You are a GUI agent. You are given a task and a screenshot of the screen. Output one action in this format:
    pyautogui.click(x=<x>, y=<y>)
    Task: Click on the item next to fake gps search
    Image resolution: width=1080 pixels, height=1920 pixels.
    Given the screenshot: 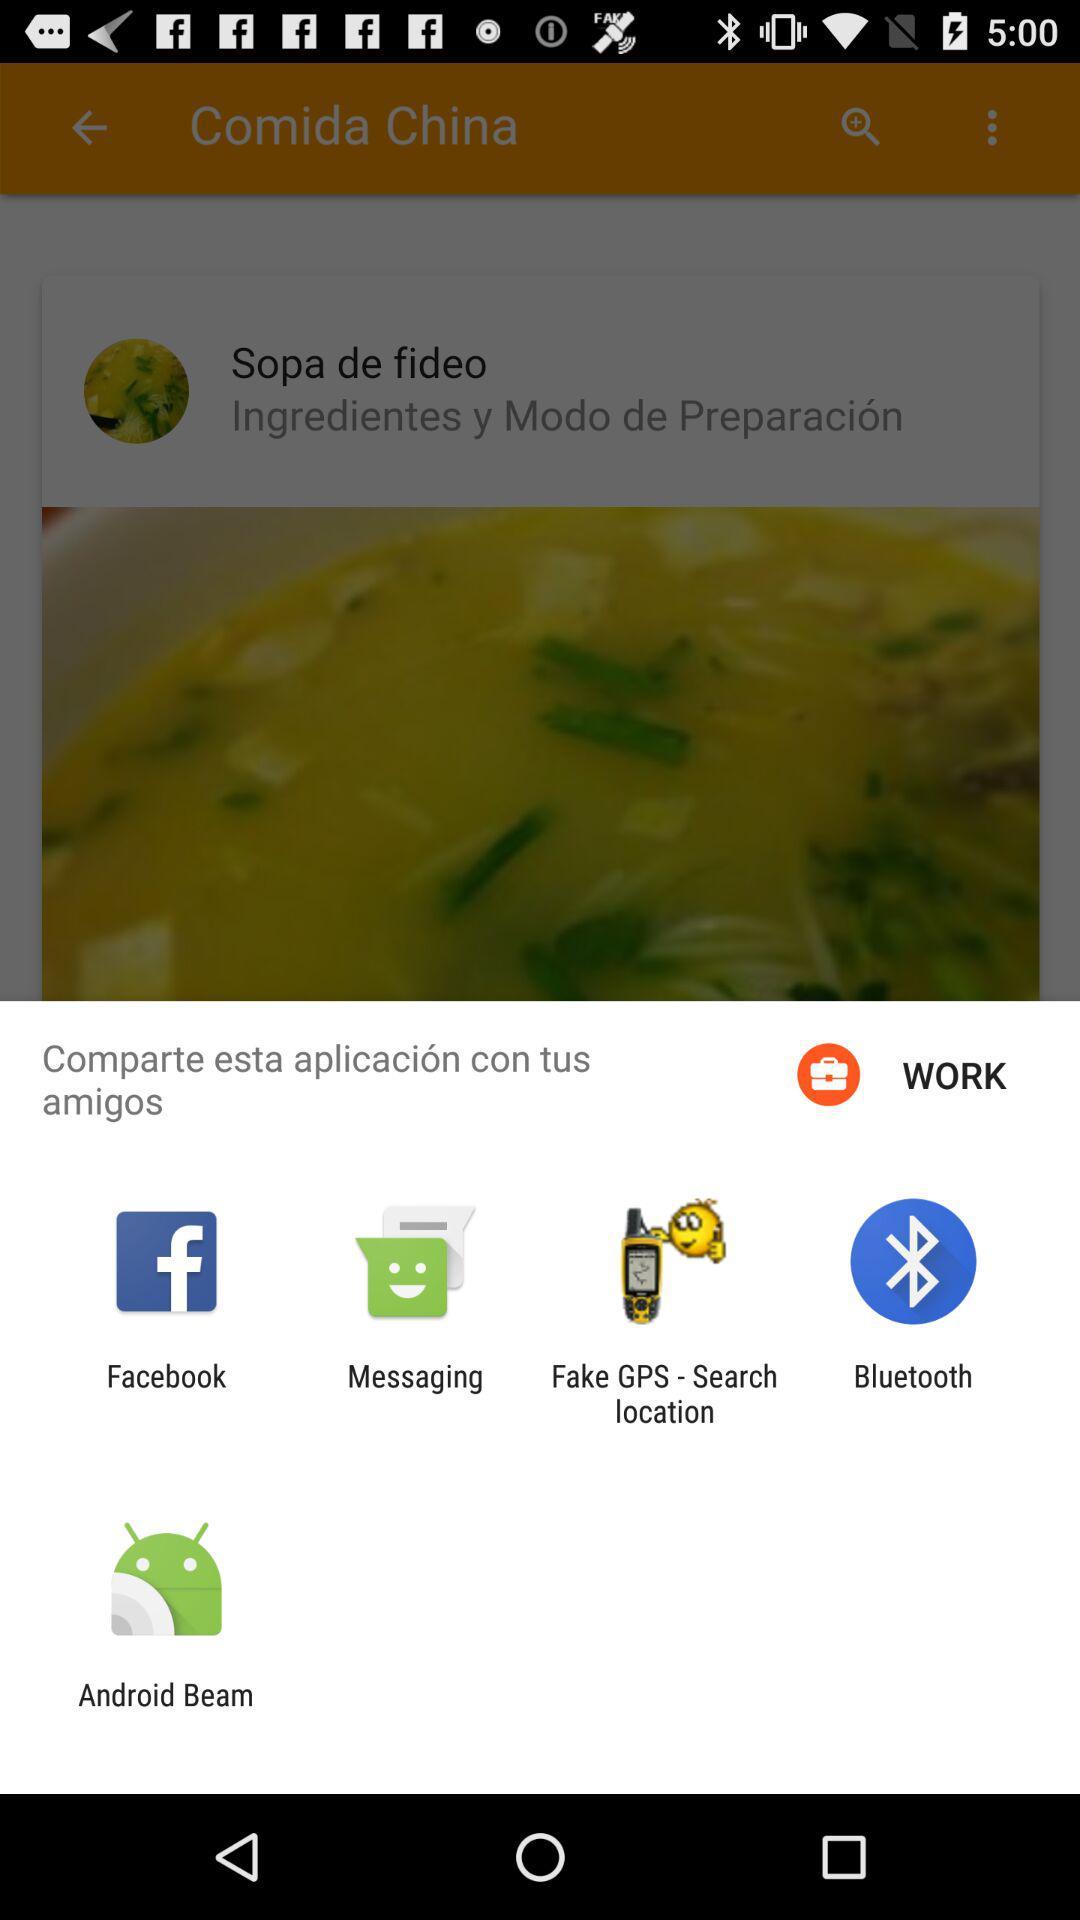 What is the action you would take?
    pyautogui.click(x=414, y=1392)
    